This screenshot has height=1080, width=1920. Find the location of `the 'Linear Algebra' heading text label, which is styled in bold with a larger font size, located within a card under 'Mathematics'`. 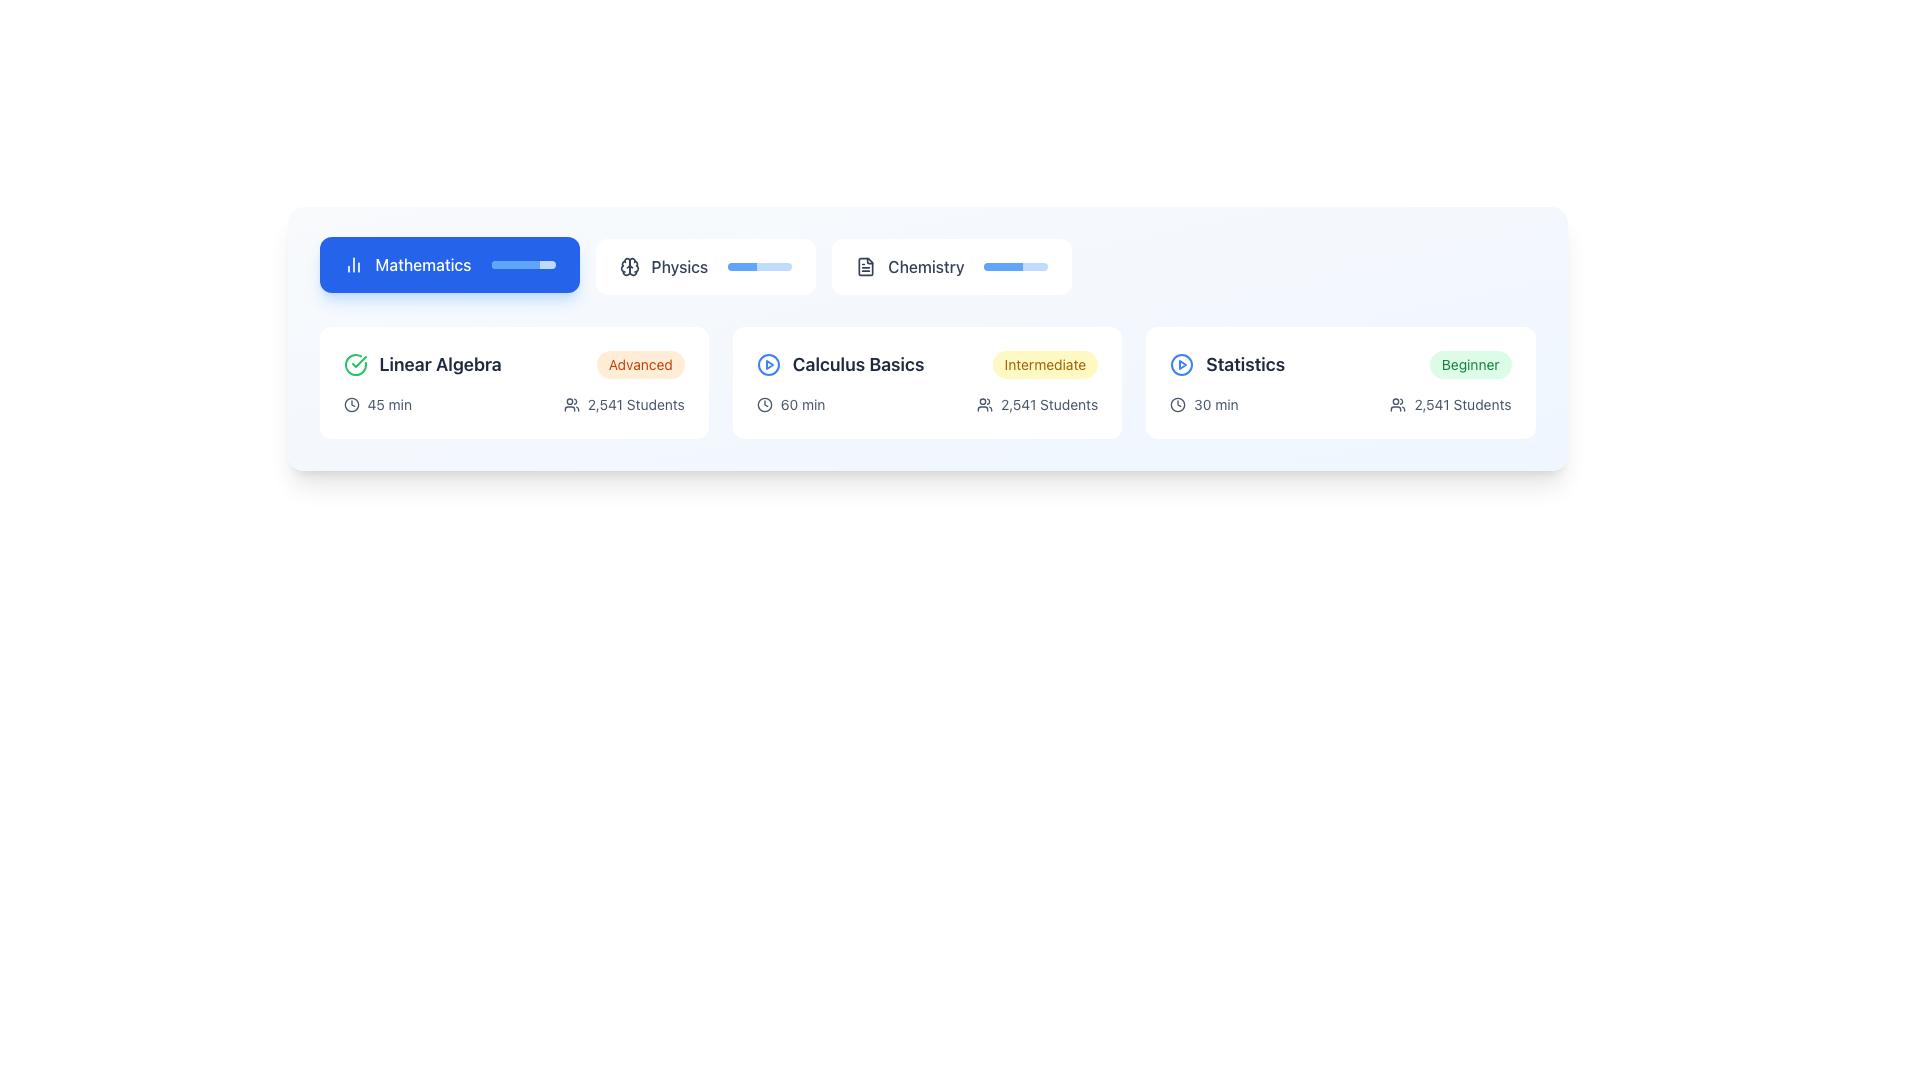

the 'Linear Algebra' heading text label, which is styled in bold with a larger font size, located within a card under 'Mathematics' is located at coordinates (439, 365).